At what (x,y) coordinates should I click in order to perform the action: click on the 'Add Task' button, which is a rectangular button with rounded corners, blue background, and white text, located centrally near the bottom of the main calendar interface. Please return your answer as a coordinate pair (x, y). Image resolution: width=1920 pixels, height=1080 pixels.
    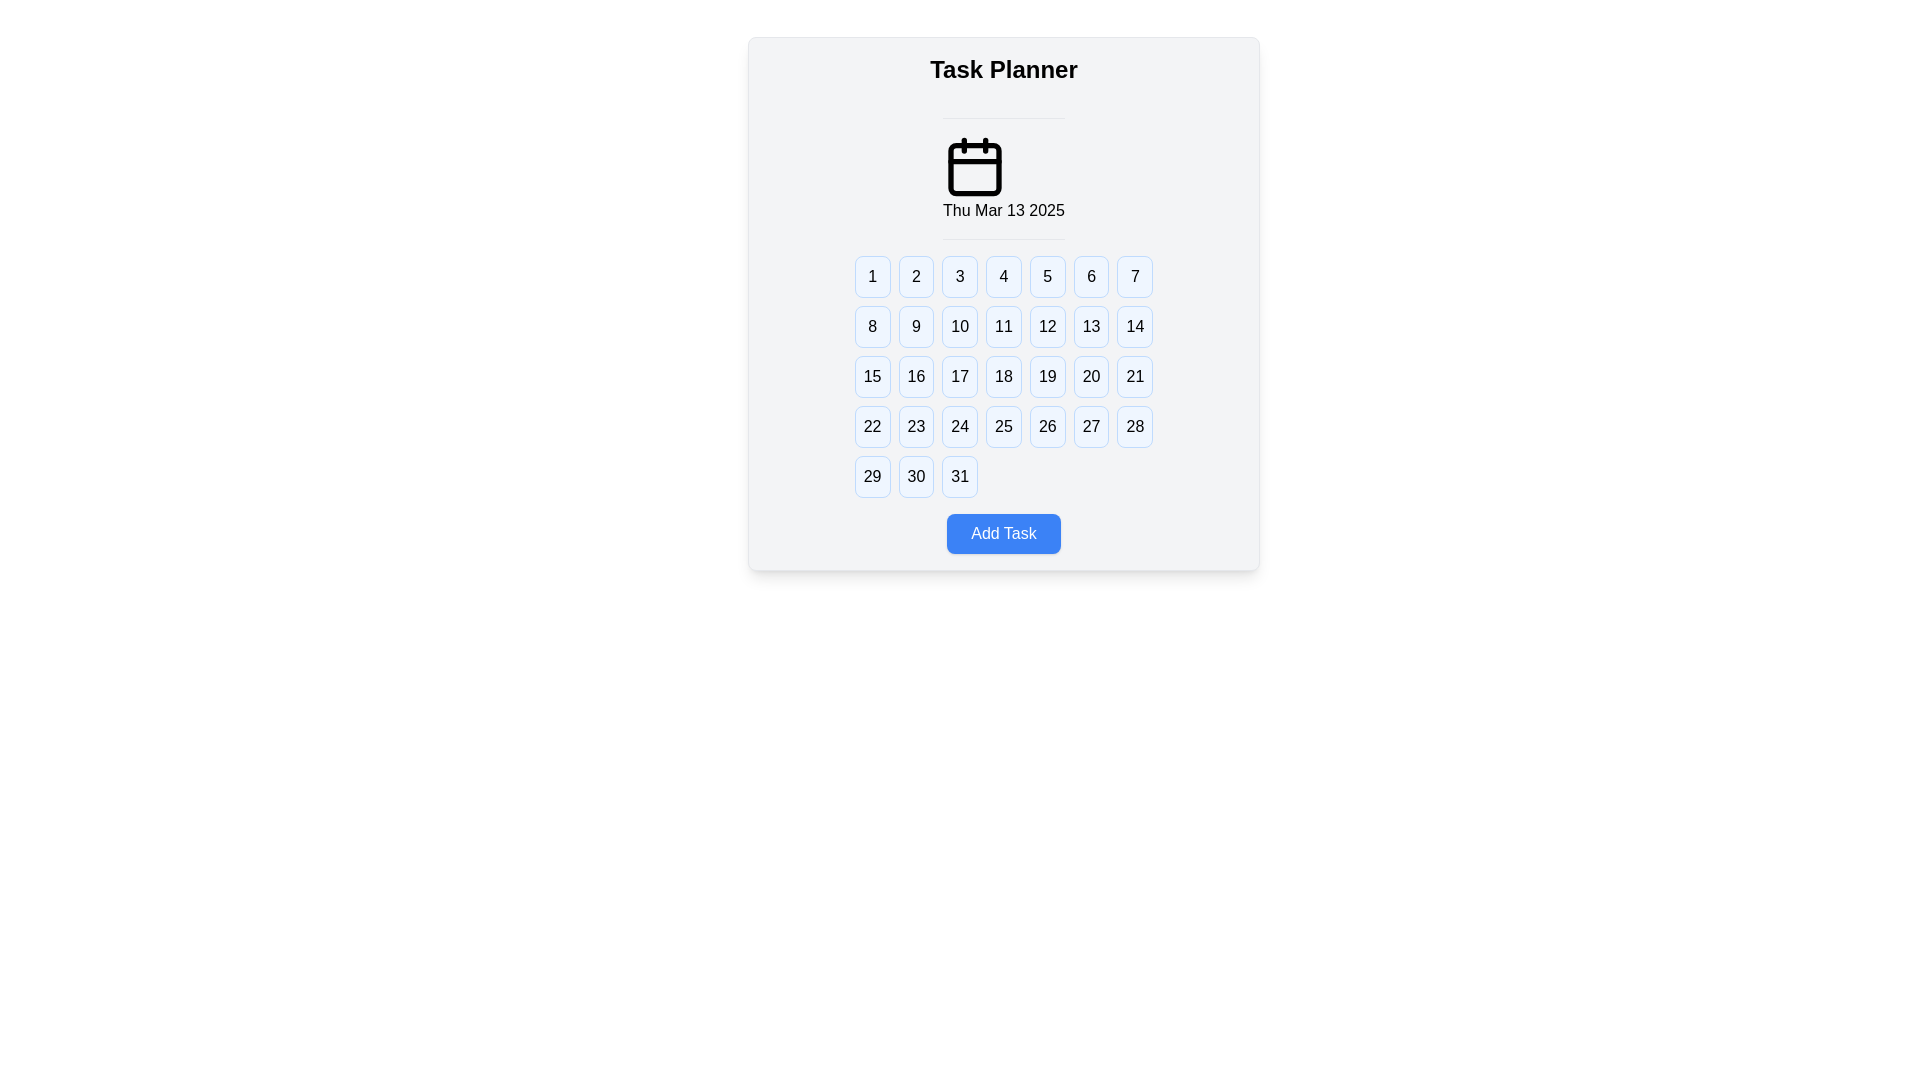
    Looking at the image, I should click on (1003, 532).